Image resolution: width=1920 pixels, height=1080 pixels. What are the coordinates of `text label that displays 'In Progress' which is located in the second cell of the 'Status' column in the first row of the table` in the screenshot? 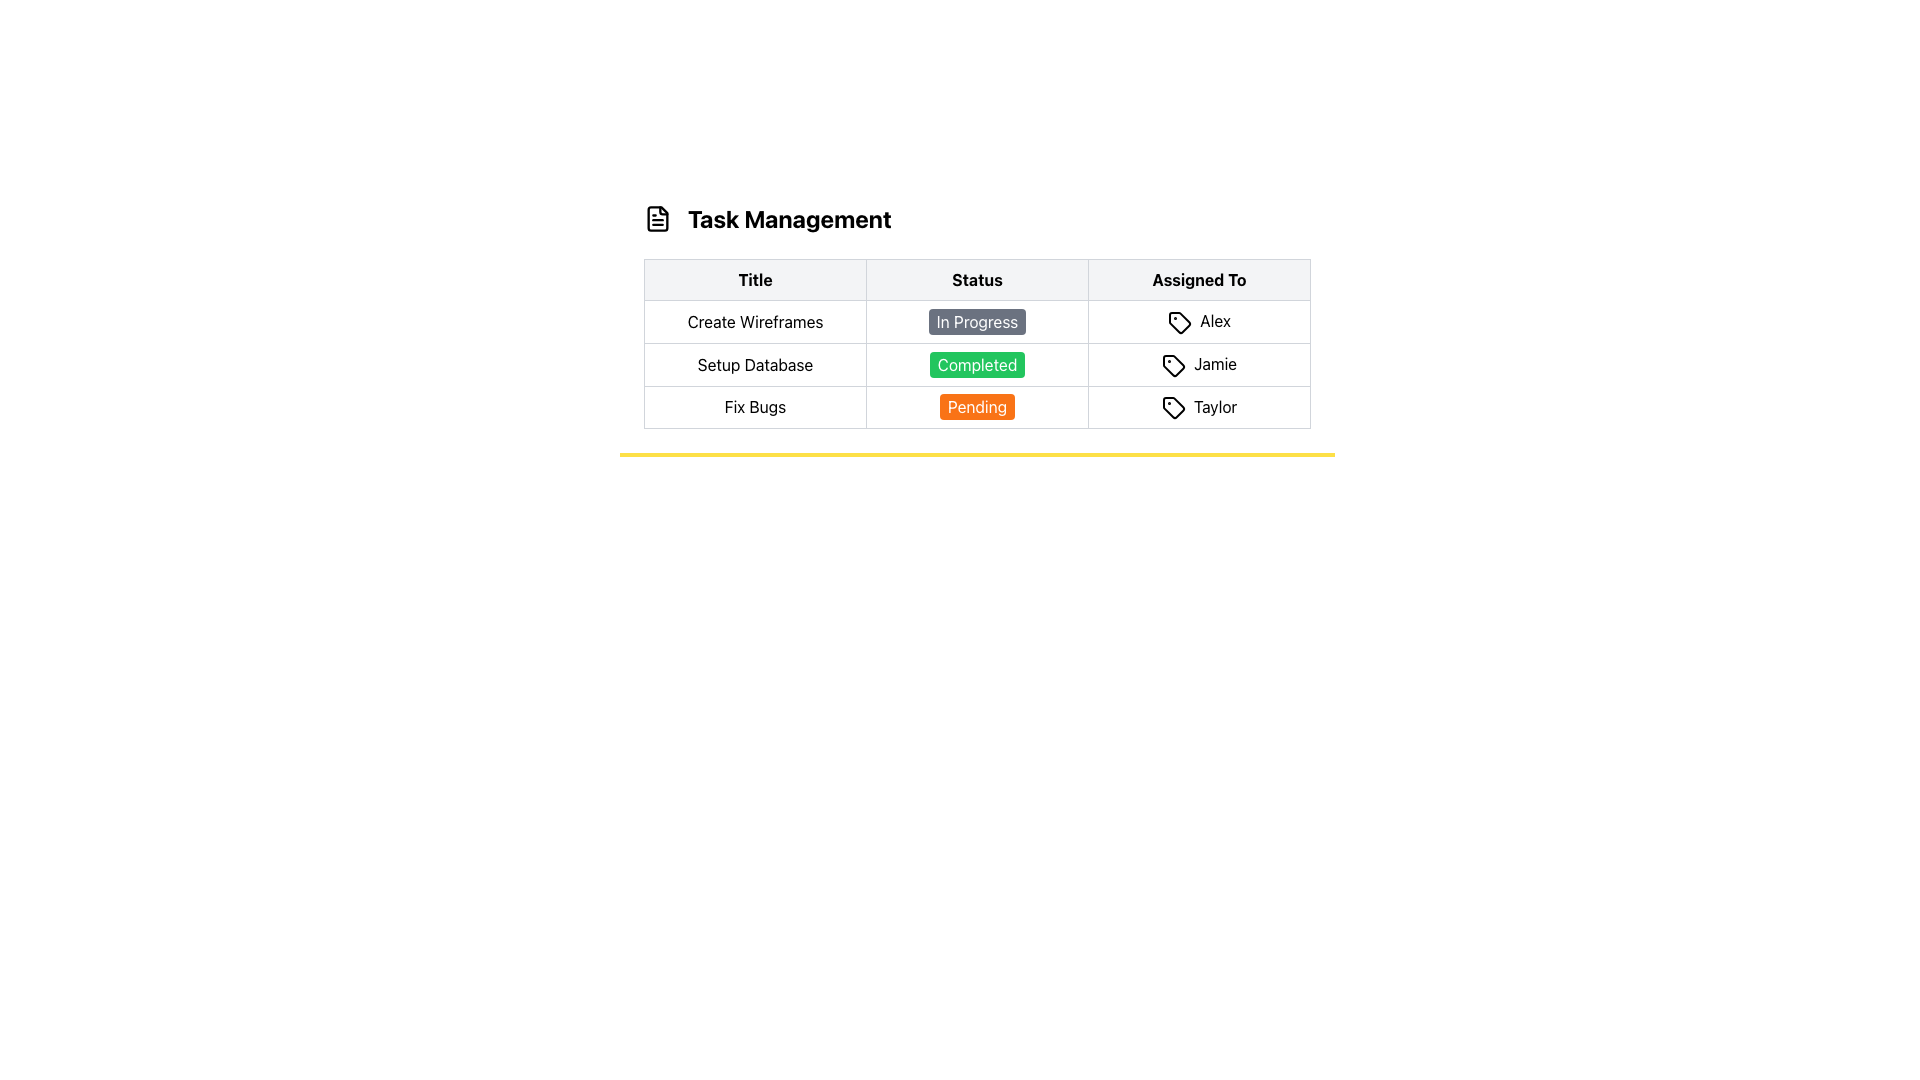 It's located at (977, 320).